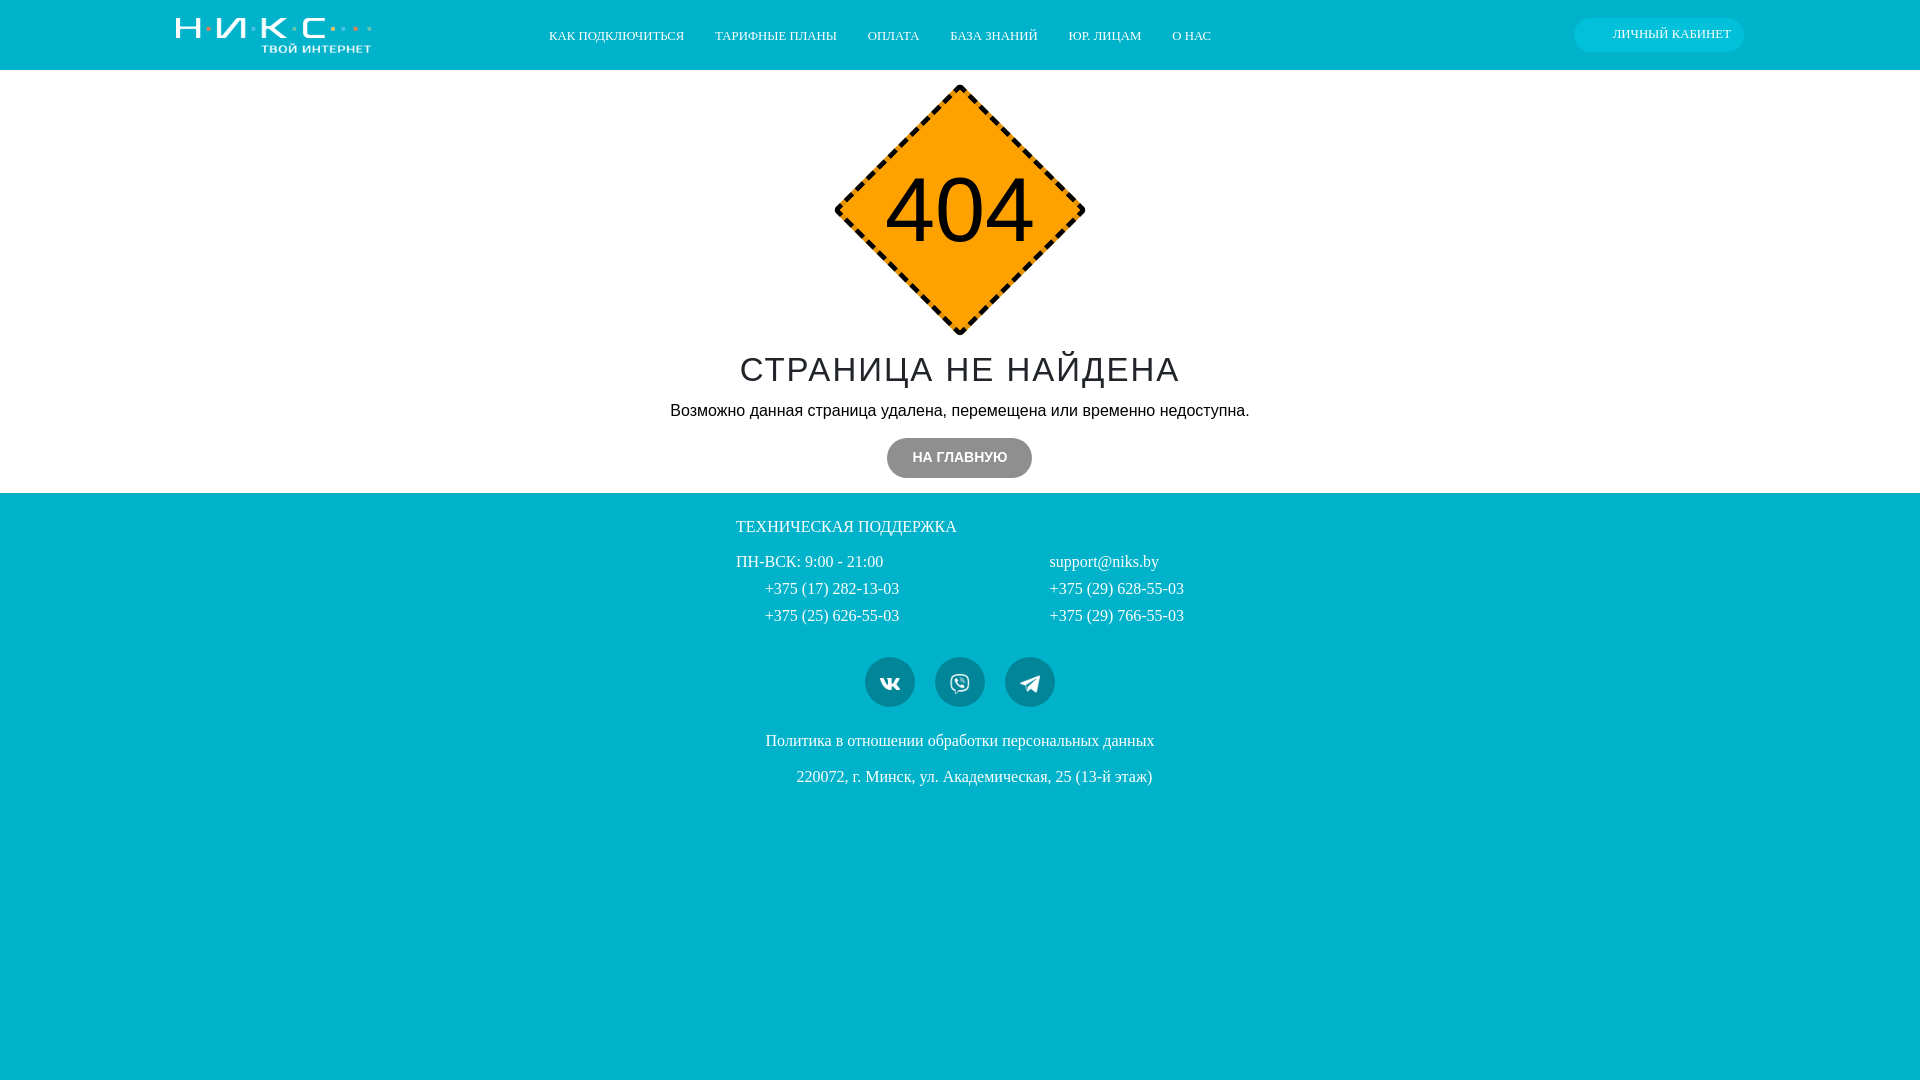 Image resolution: width=1920 pixels, height=1080 pixels. Describe the element at coordinates (1101, 614) in the screenshot. I see `'+375 (29) 766-55-03'` at that location.